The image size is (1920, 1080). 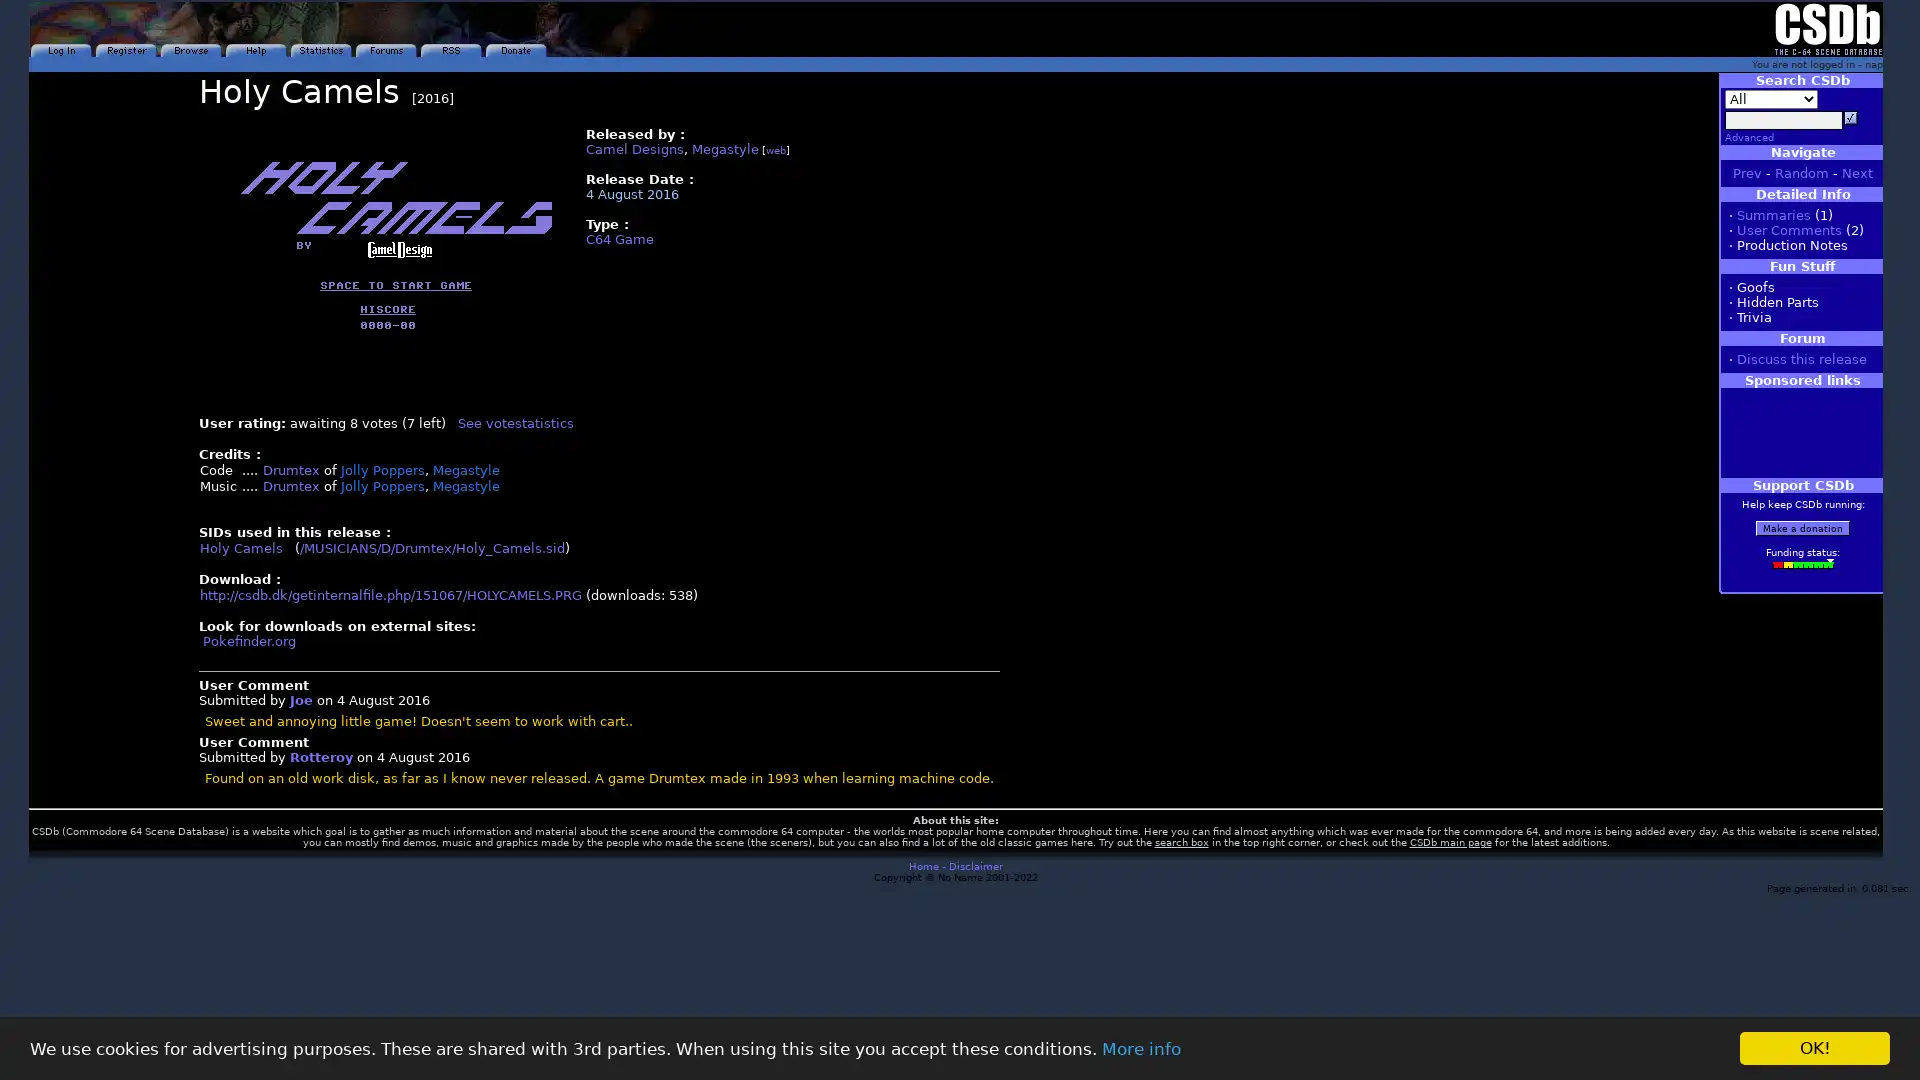 I want to click on Make a donation, so click(x=1803, y=527).